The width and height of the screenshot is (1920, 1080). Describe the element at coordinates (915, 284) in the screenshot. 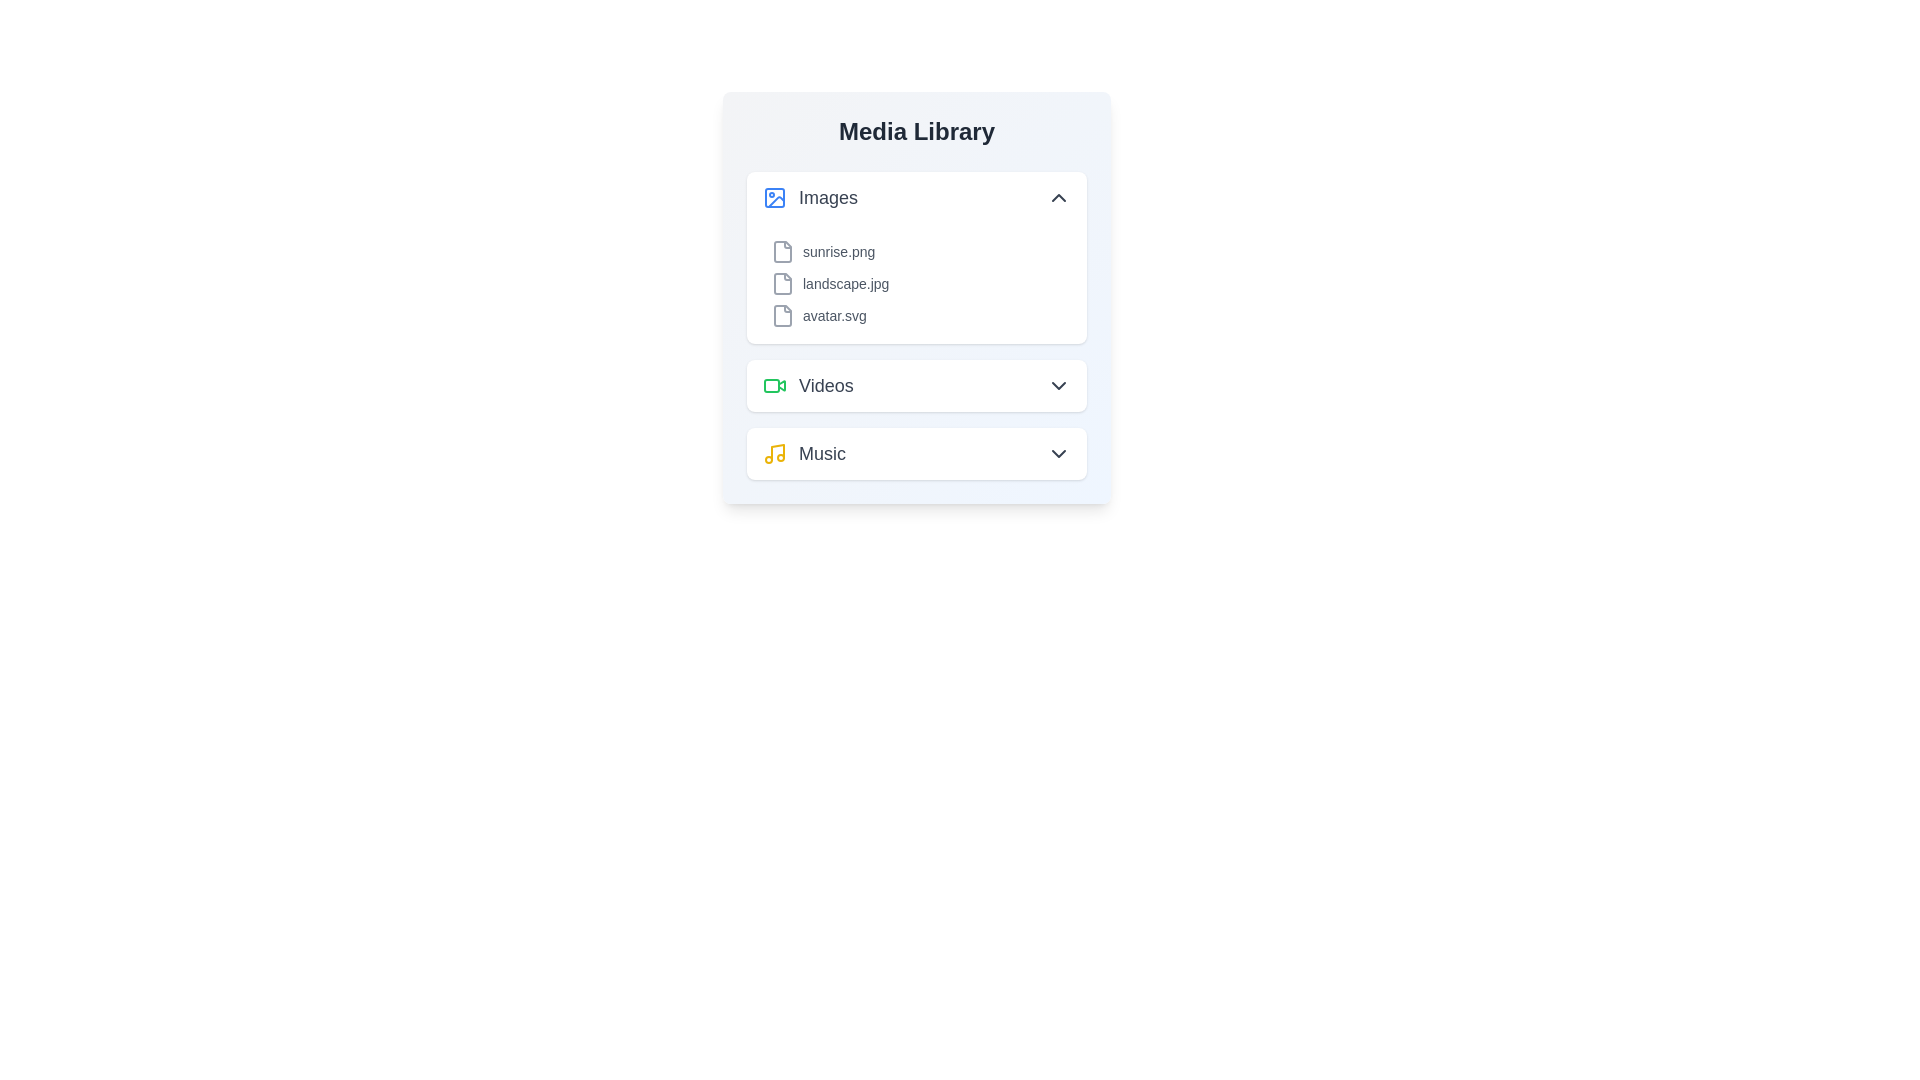

I see `on a file name in the 'Images' section of the media library` at that location.